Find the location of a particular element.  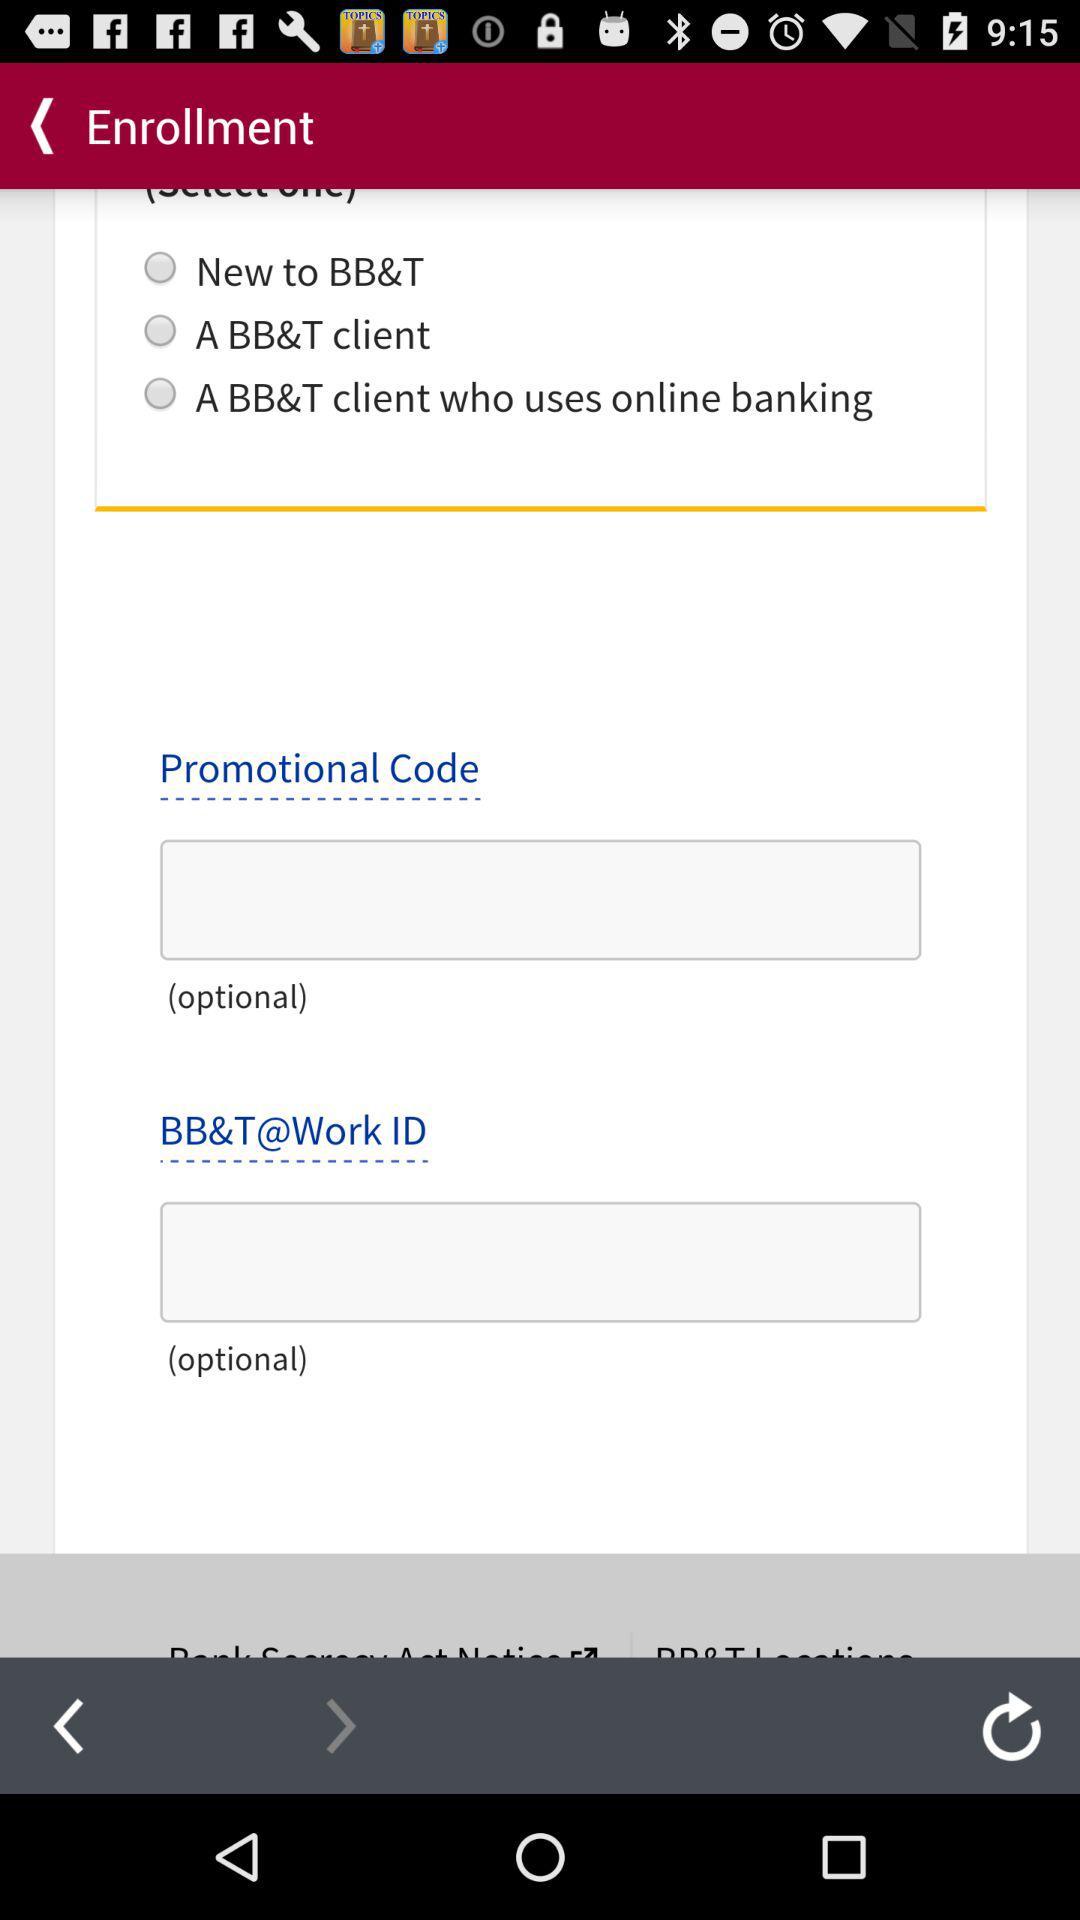

your options and enter code is located at coordinates (540, 922).